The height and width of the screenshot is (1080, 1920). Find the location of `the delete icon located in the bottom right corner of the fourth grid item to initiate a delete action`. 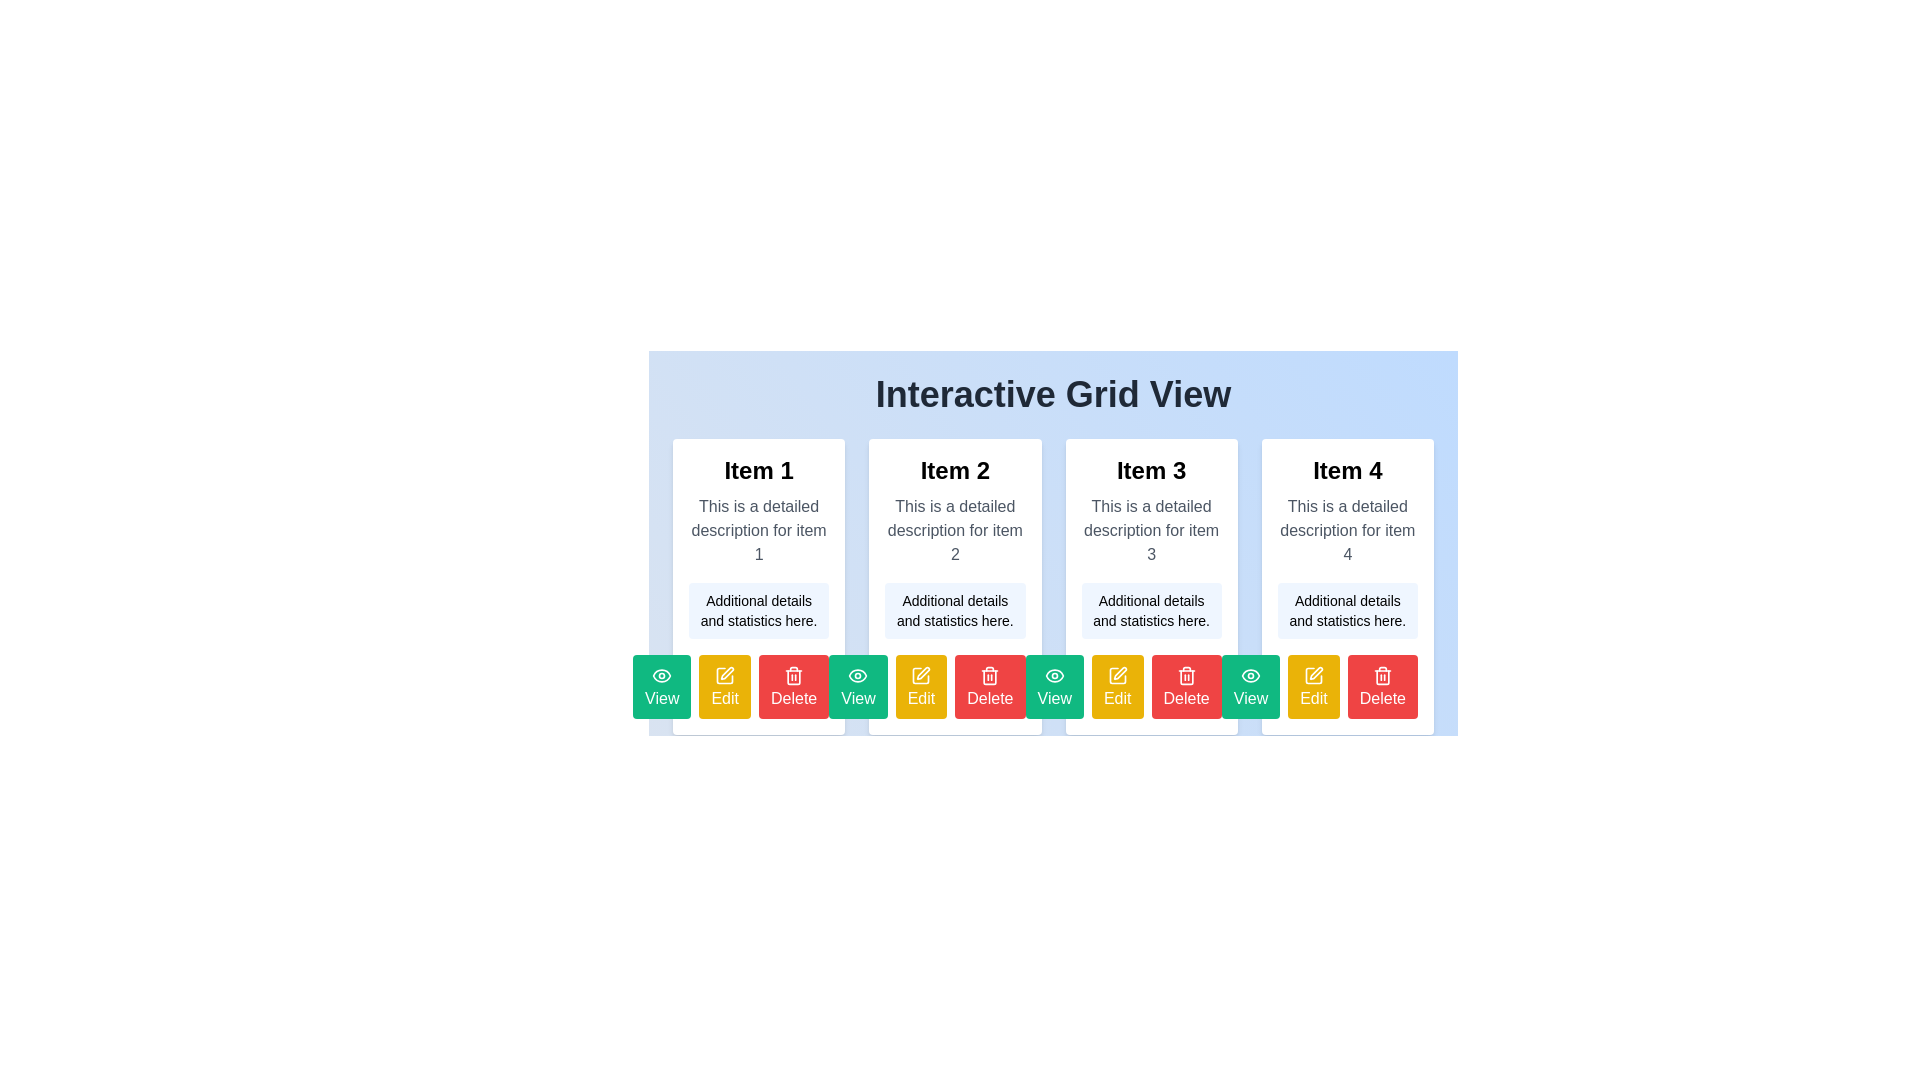

the delete icon located in the bottom right corner of the fourth grid item to initiate a delete action is located at coordinates (1381, 676).